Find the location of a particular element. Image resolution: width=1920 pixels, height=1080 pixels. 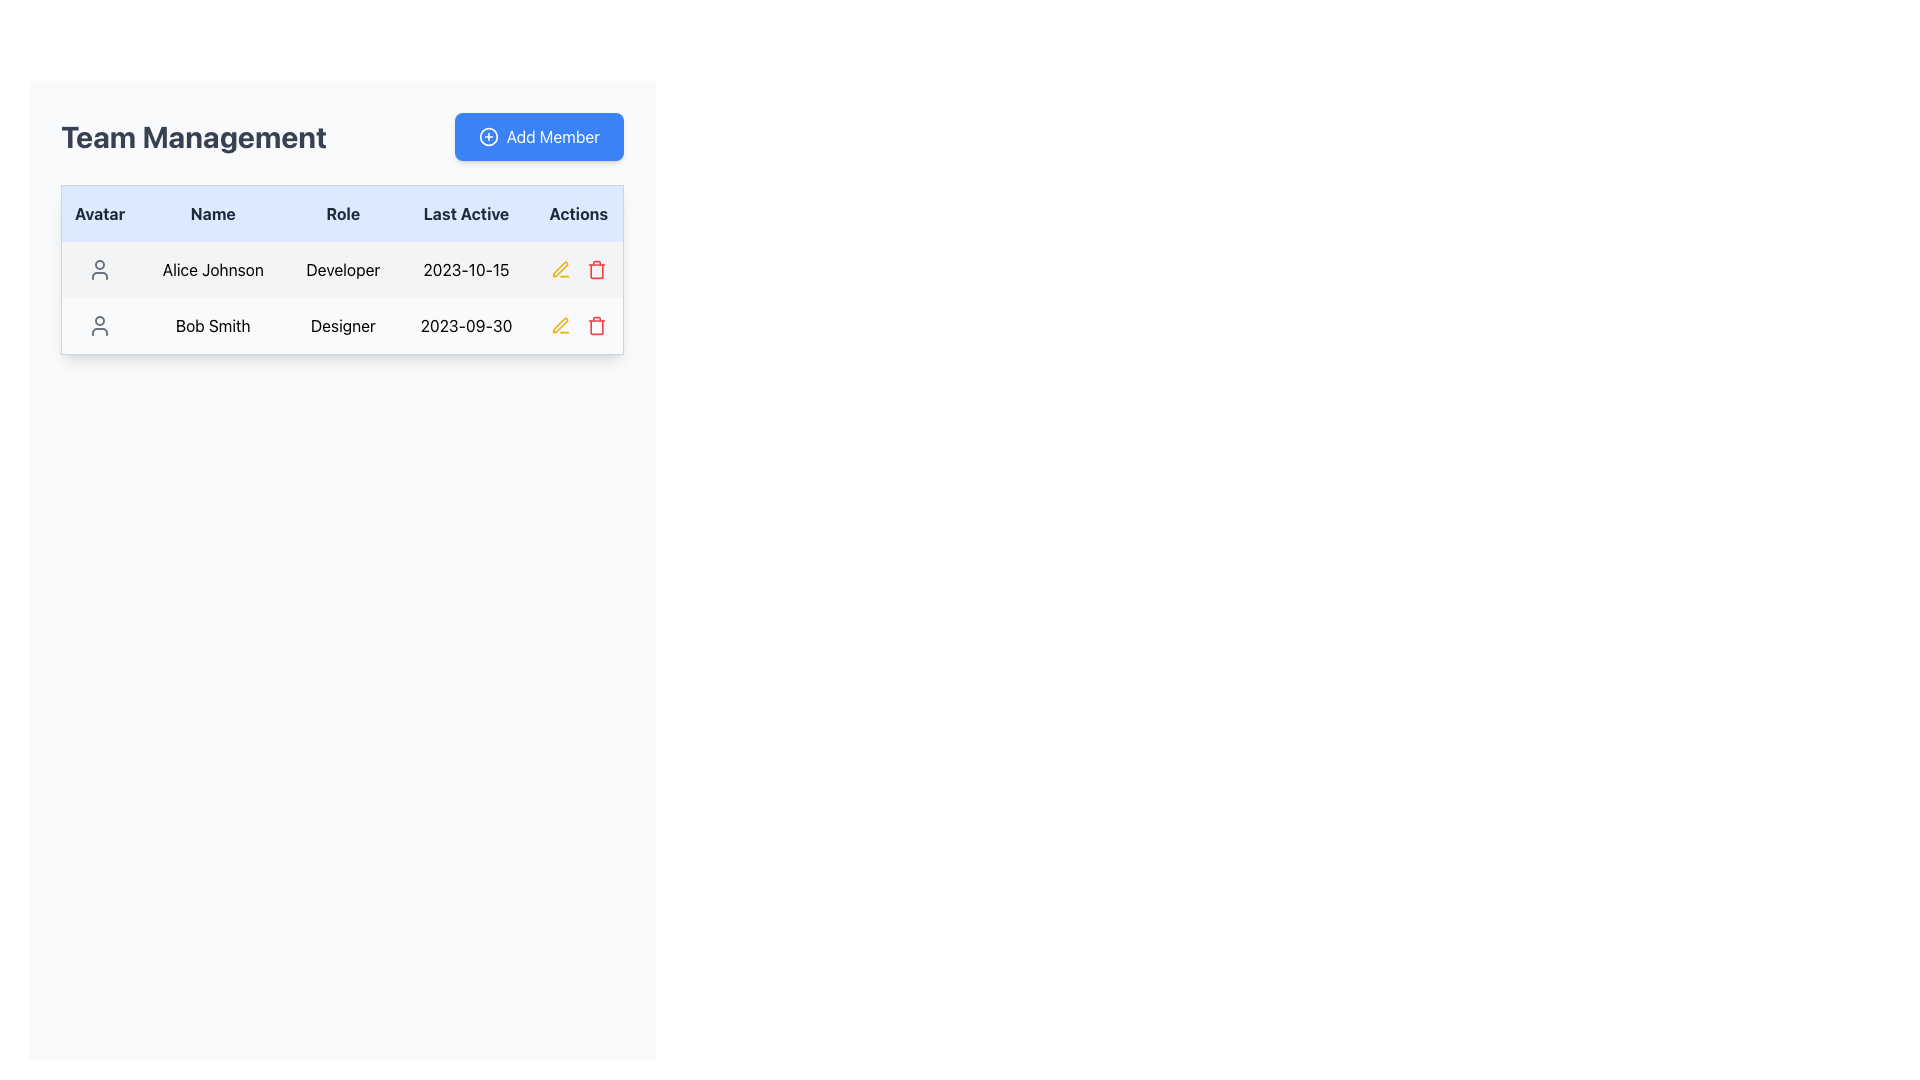

the 'Role' label element, which displays text in bold, black font on a light blue background, and is located between the 'Name' and 'Last Active' headers in a table layout is located at coordinates (343, 213).